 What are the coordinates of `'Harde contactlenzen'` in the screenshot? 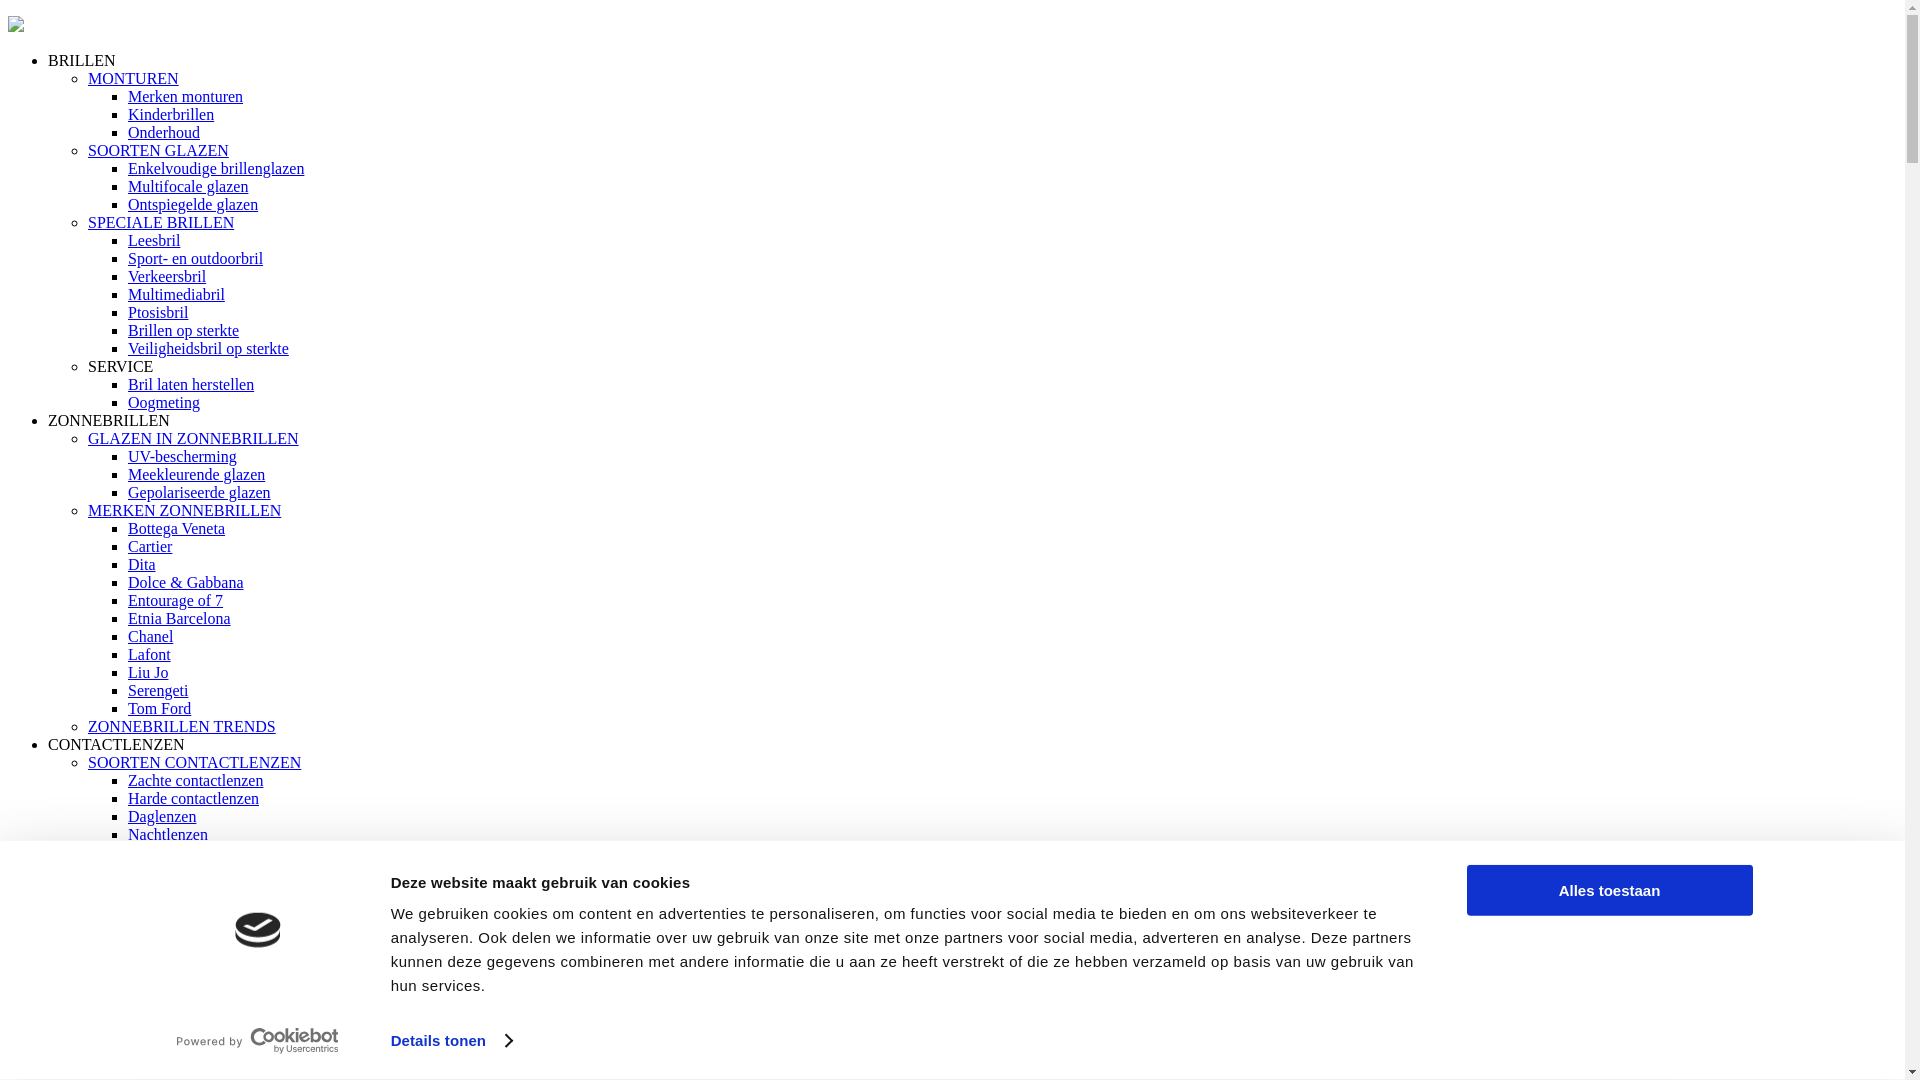 It's located at (193, 797).